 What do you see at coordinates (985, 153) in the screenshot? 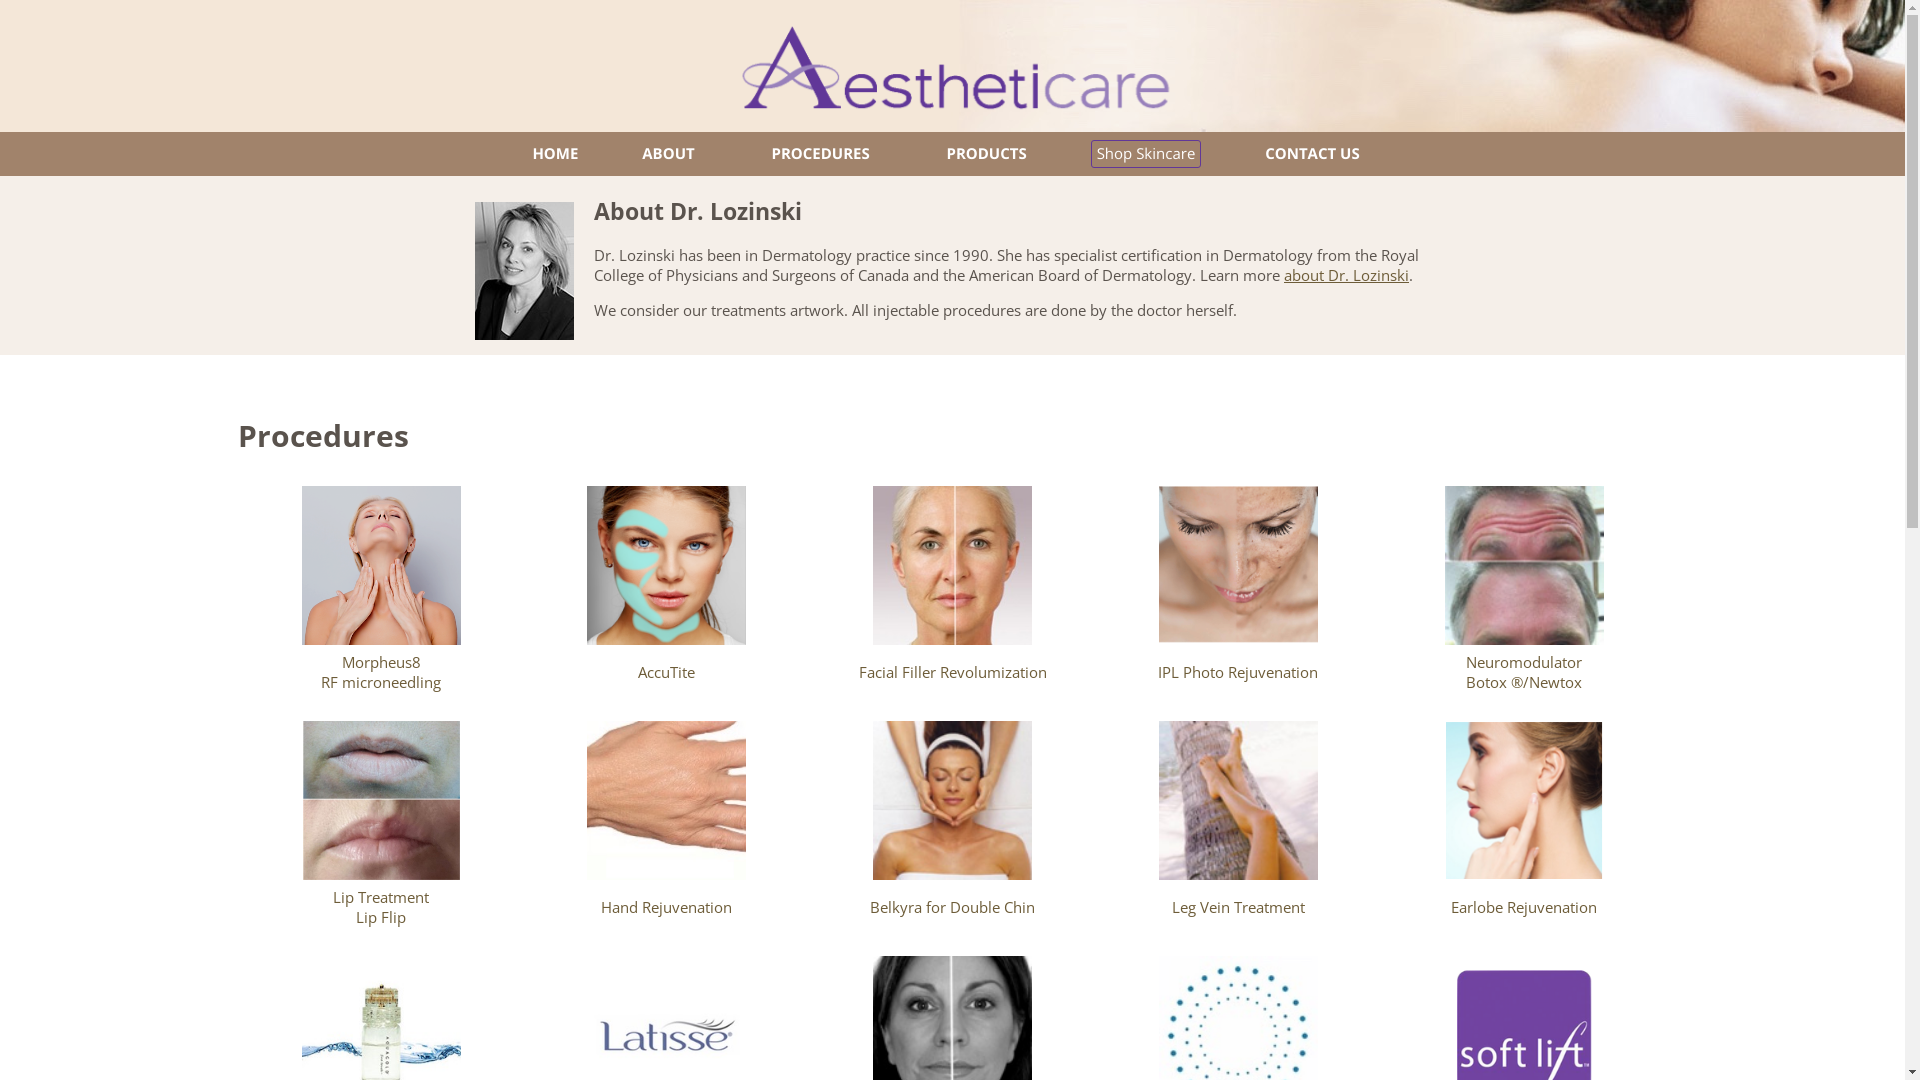
I see `'PRODUCTS'` at bounding box center [985, 153].